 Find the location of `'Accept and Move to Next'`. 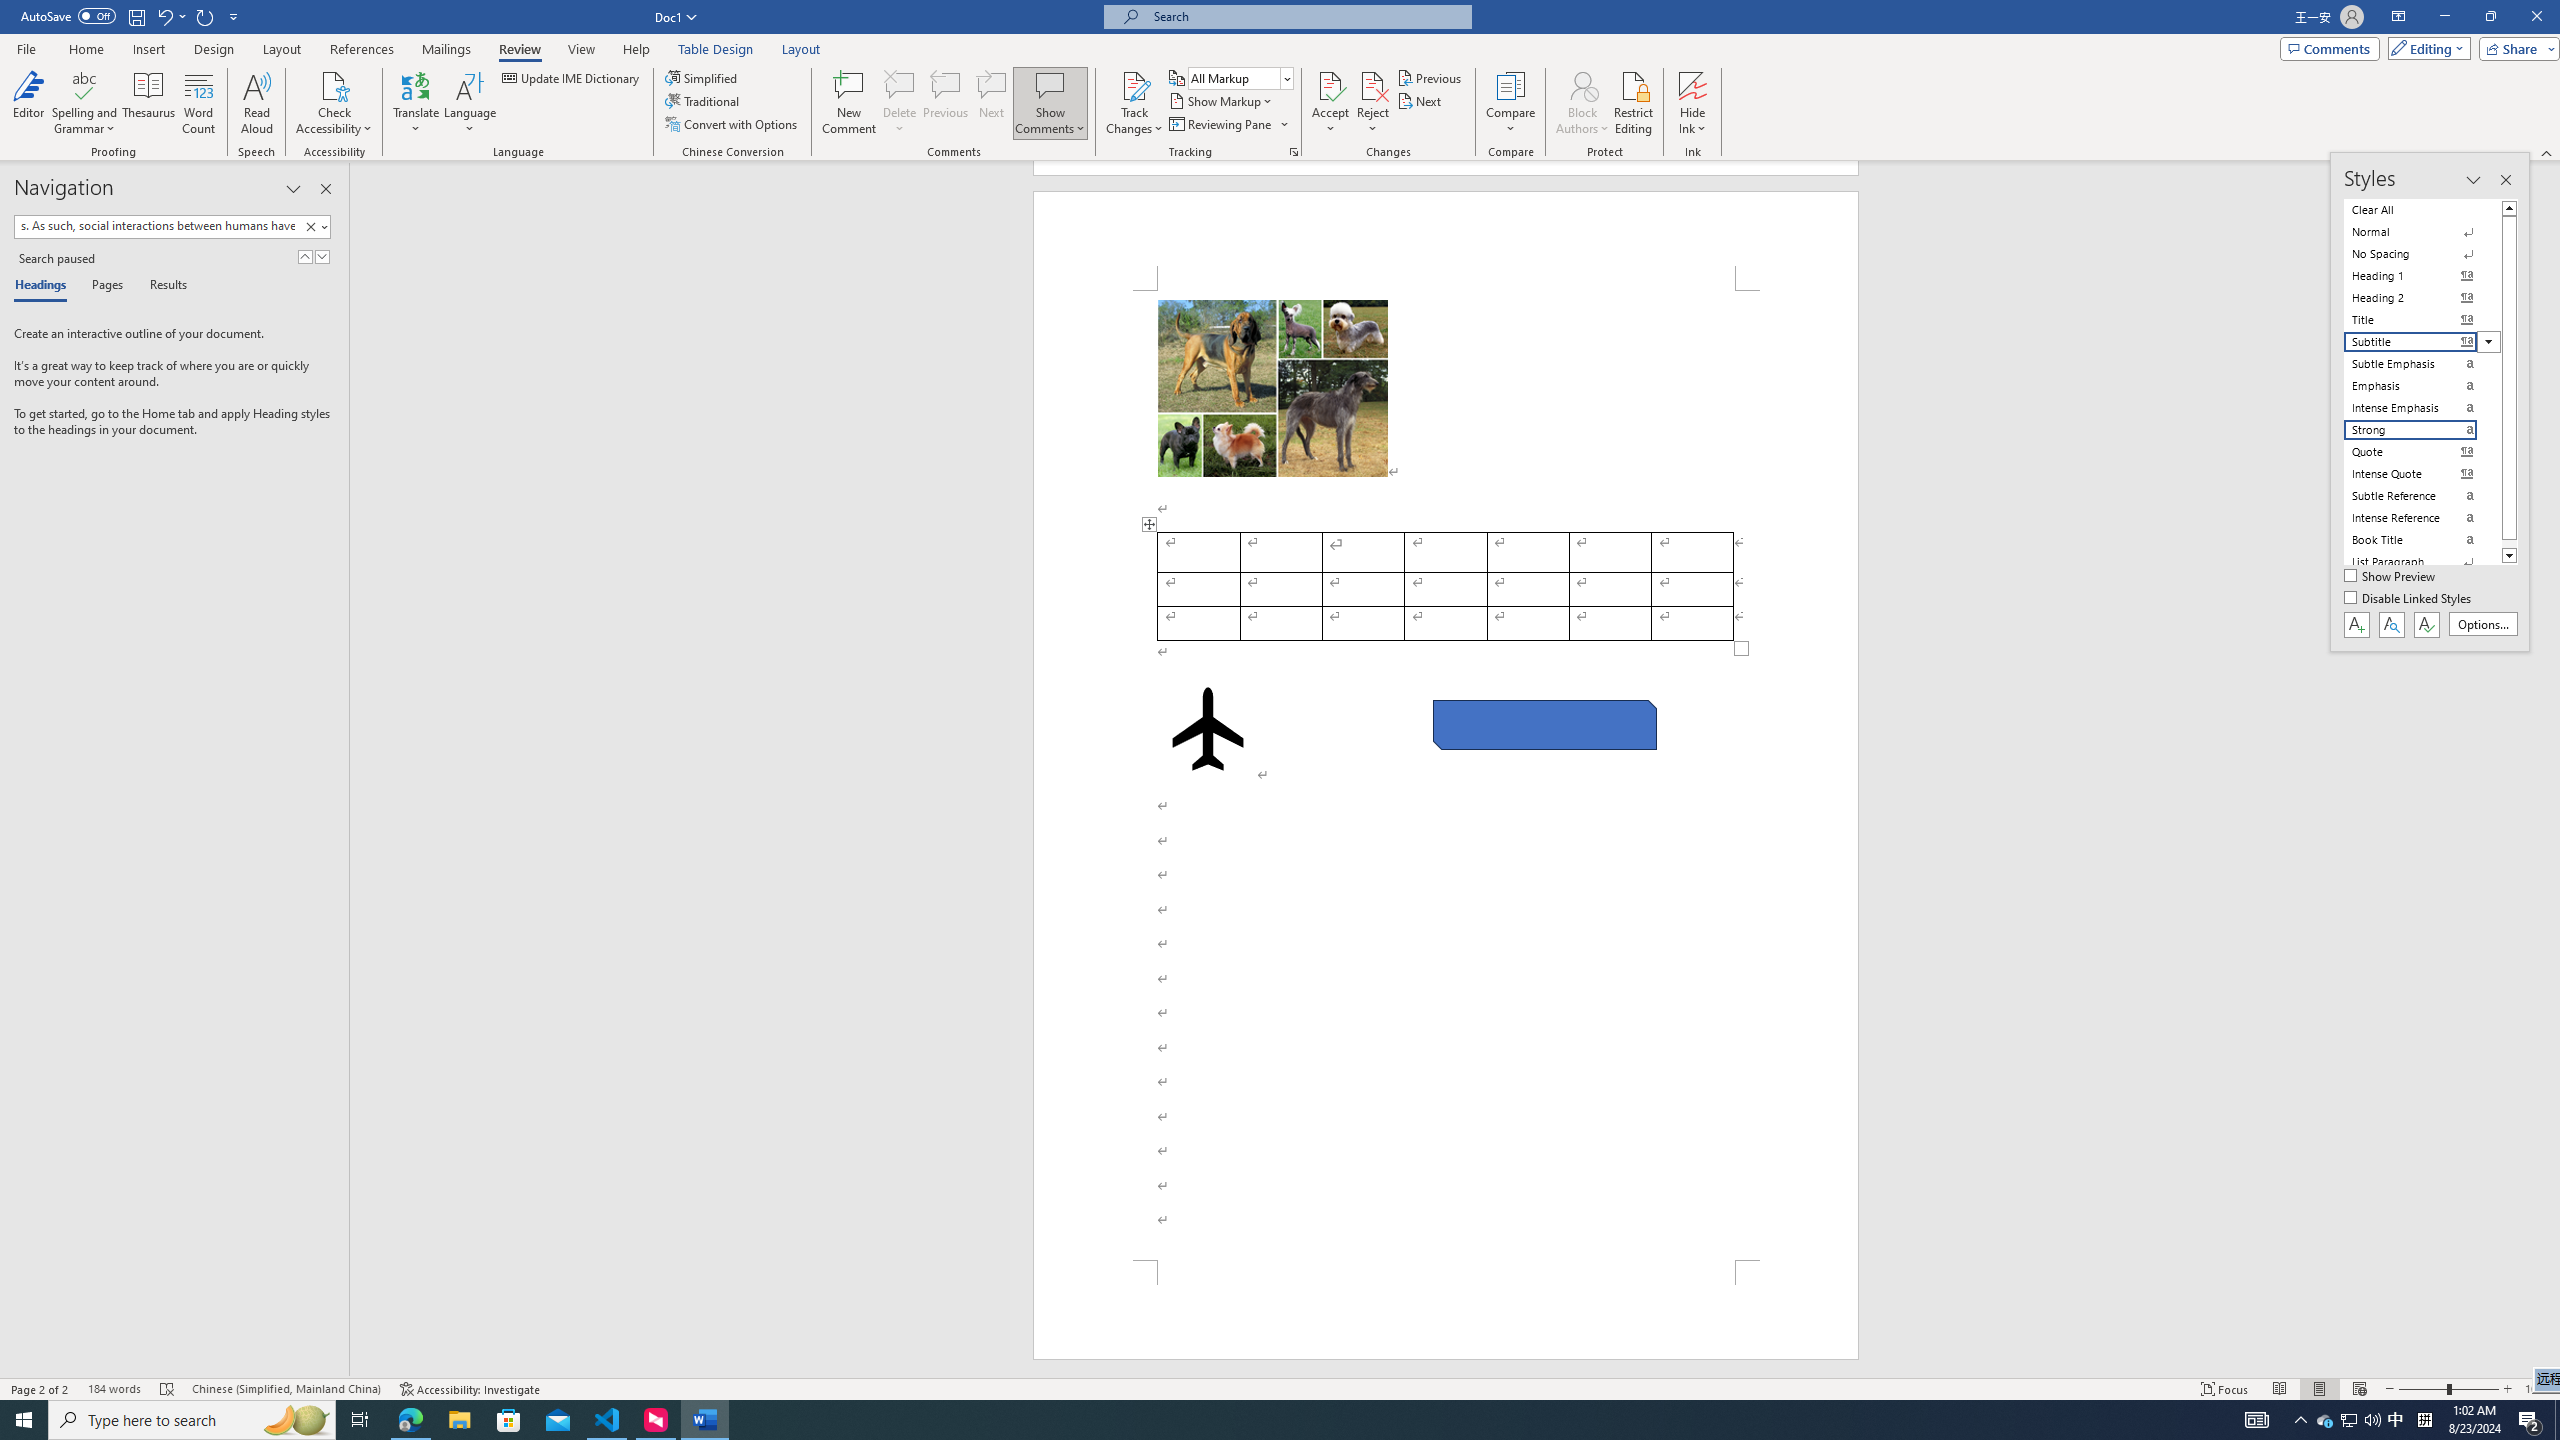

'Accept and Move to Next' is located at coordinates (1330, 84).